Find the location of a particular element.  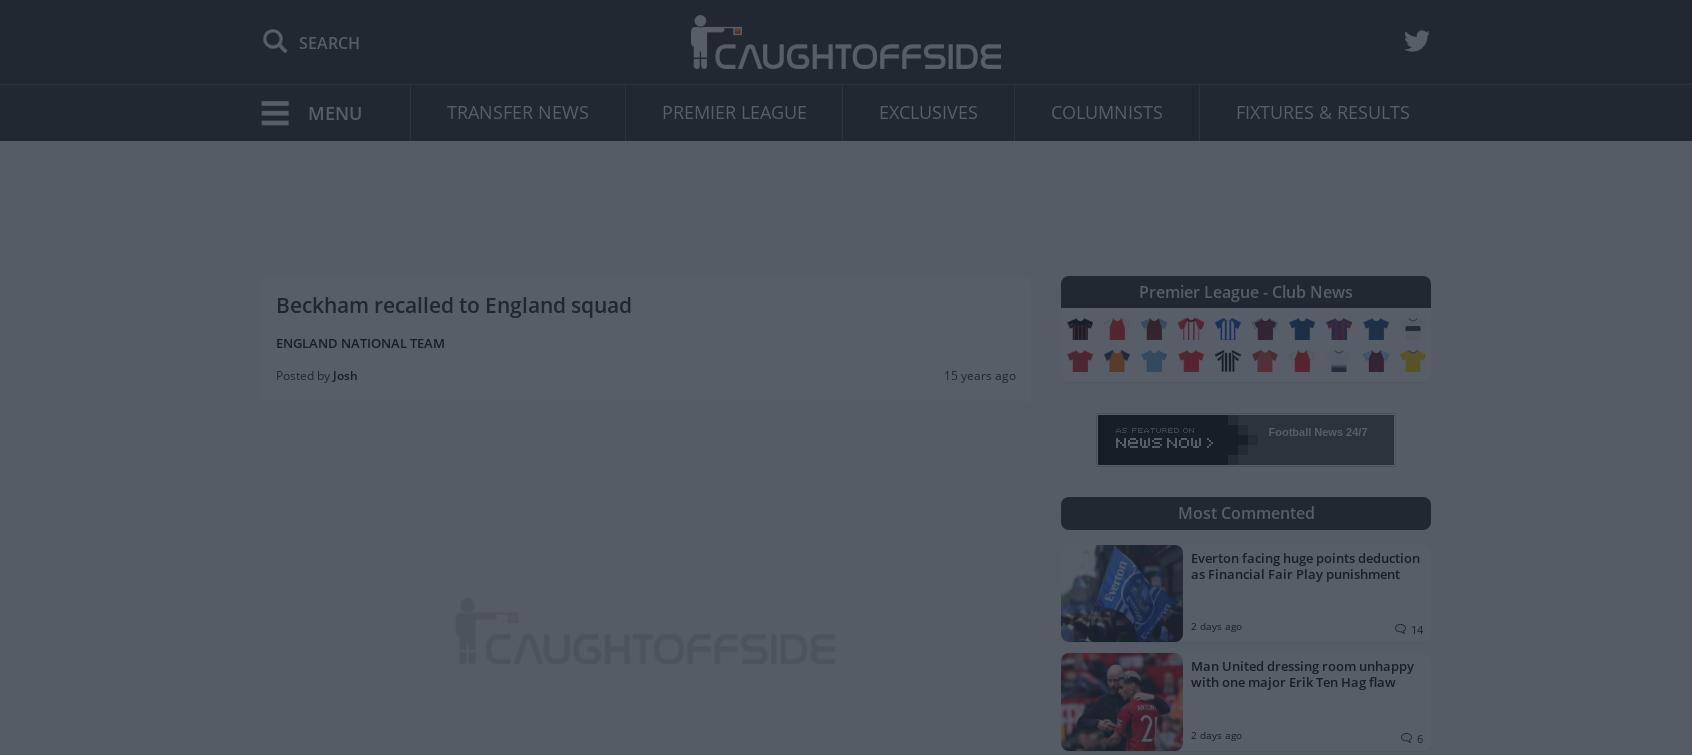

'Most Commented' is located at coordinates (1245, 512).